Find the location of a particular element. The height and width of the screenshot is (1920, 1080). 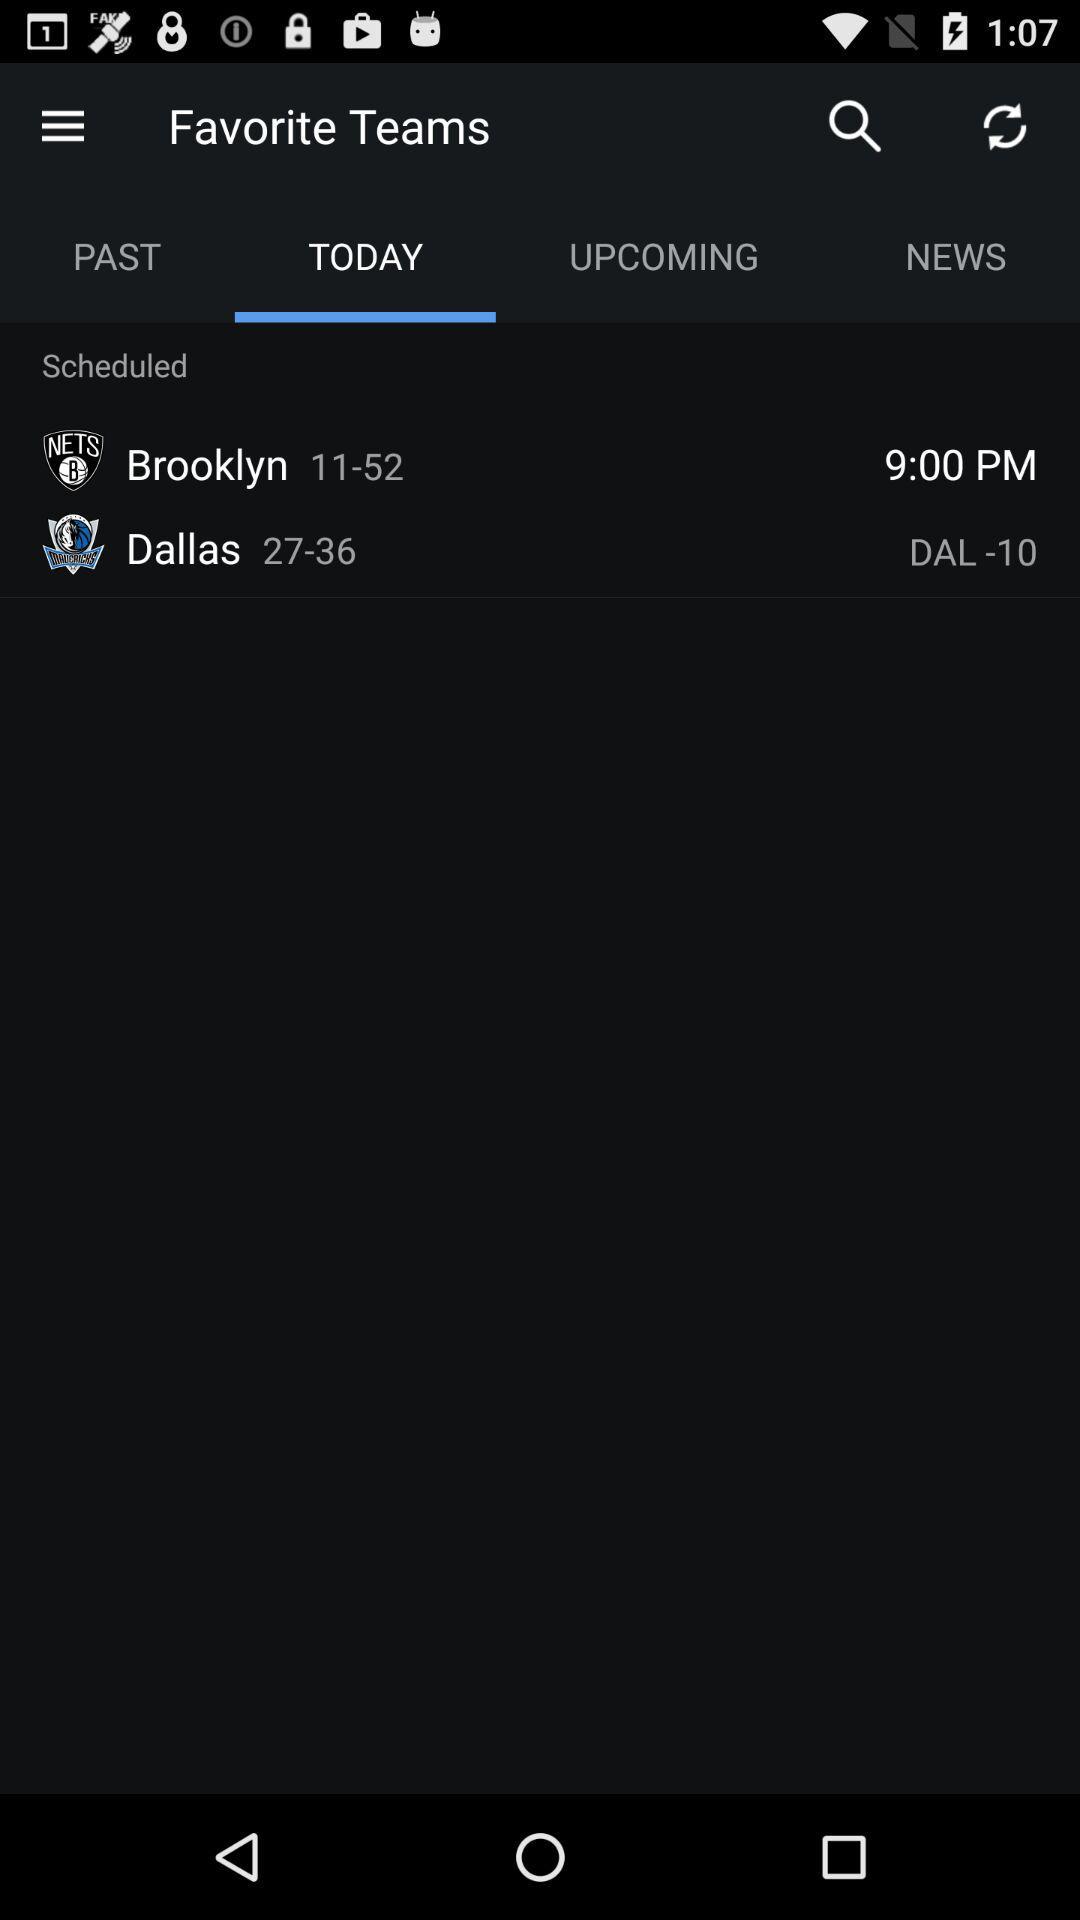

brooklyn is located at coordinates (207, 462).